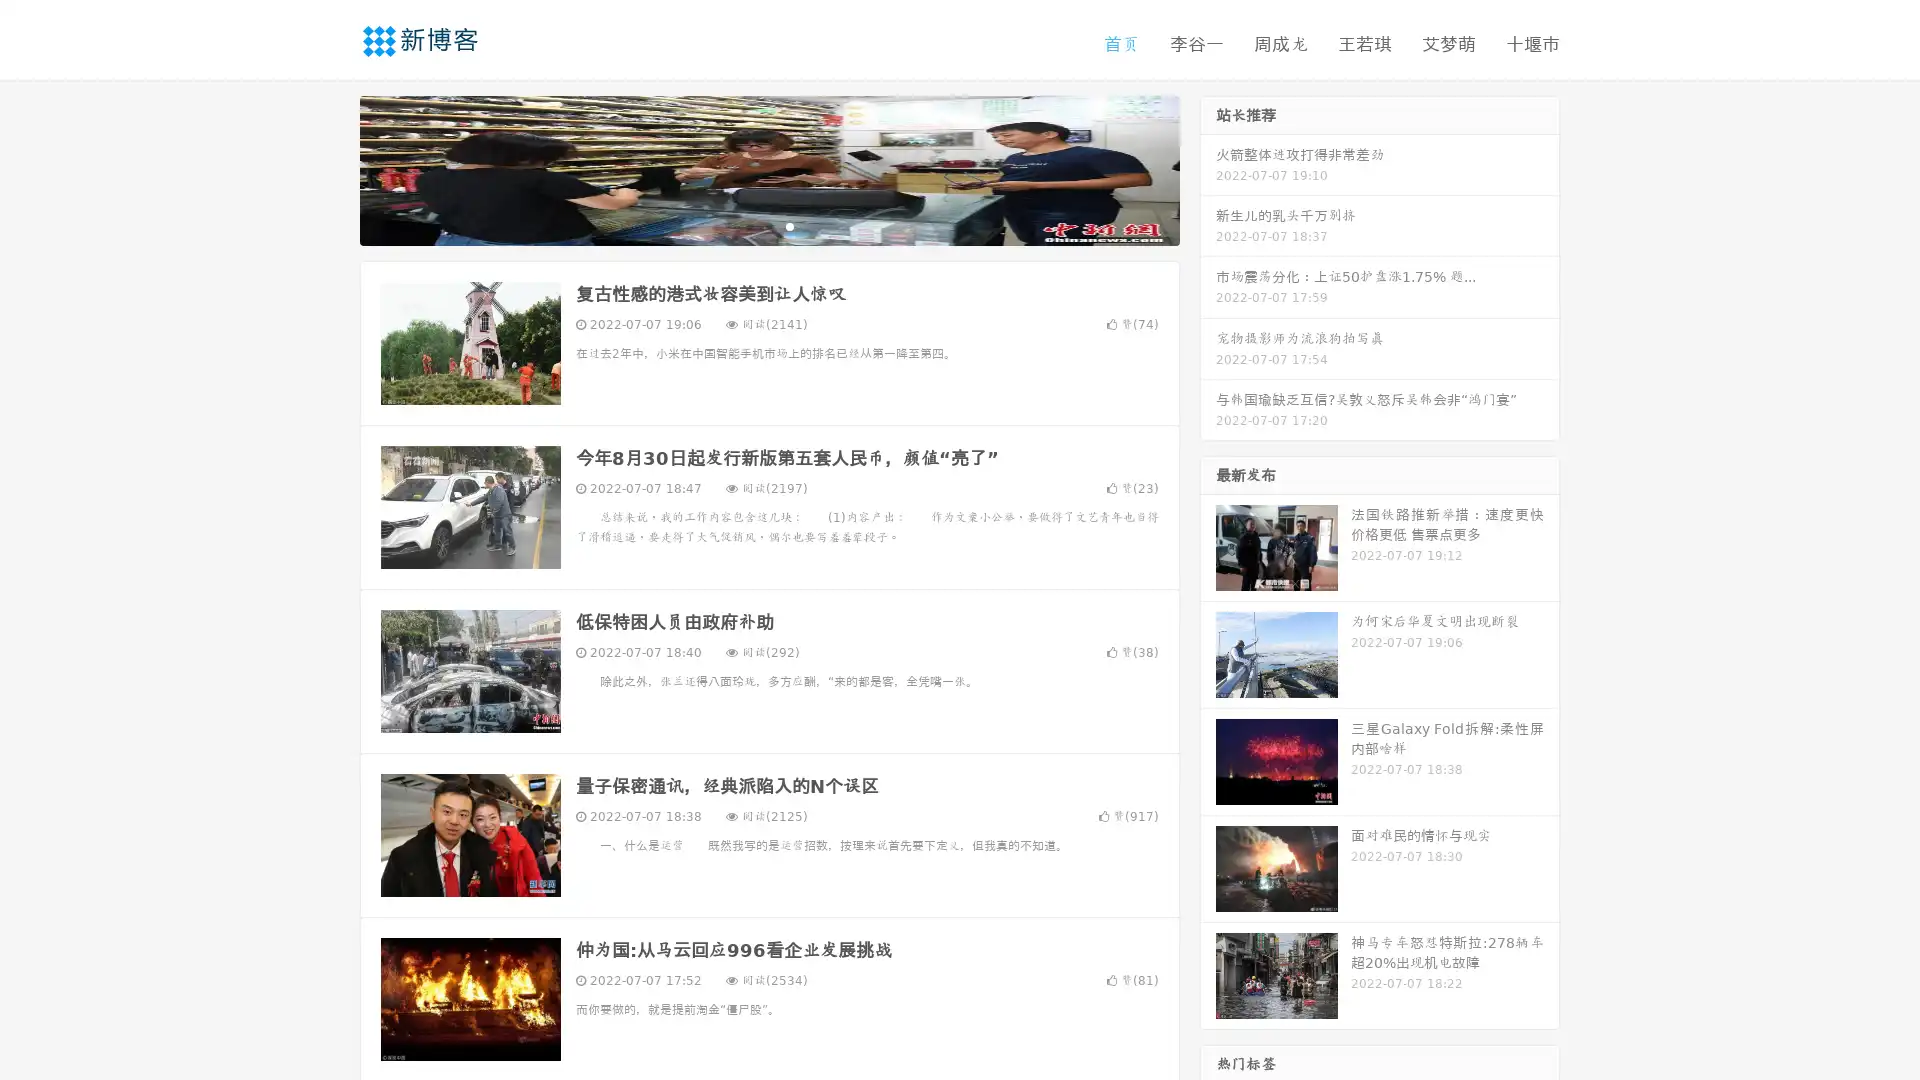 The height and width of the screenshot is (1080, 1920). What do you see at coordinates (768, 225) in the screenshot?
I see `Go to slide 2` at bounding box center [768, 225].